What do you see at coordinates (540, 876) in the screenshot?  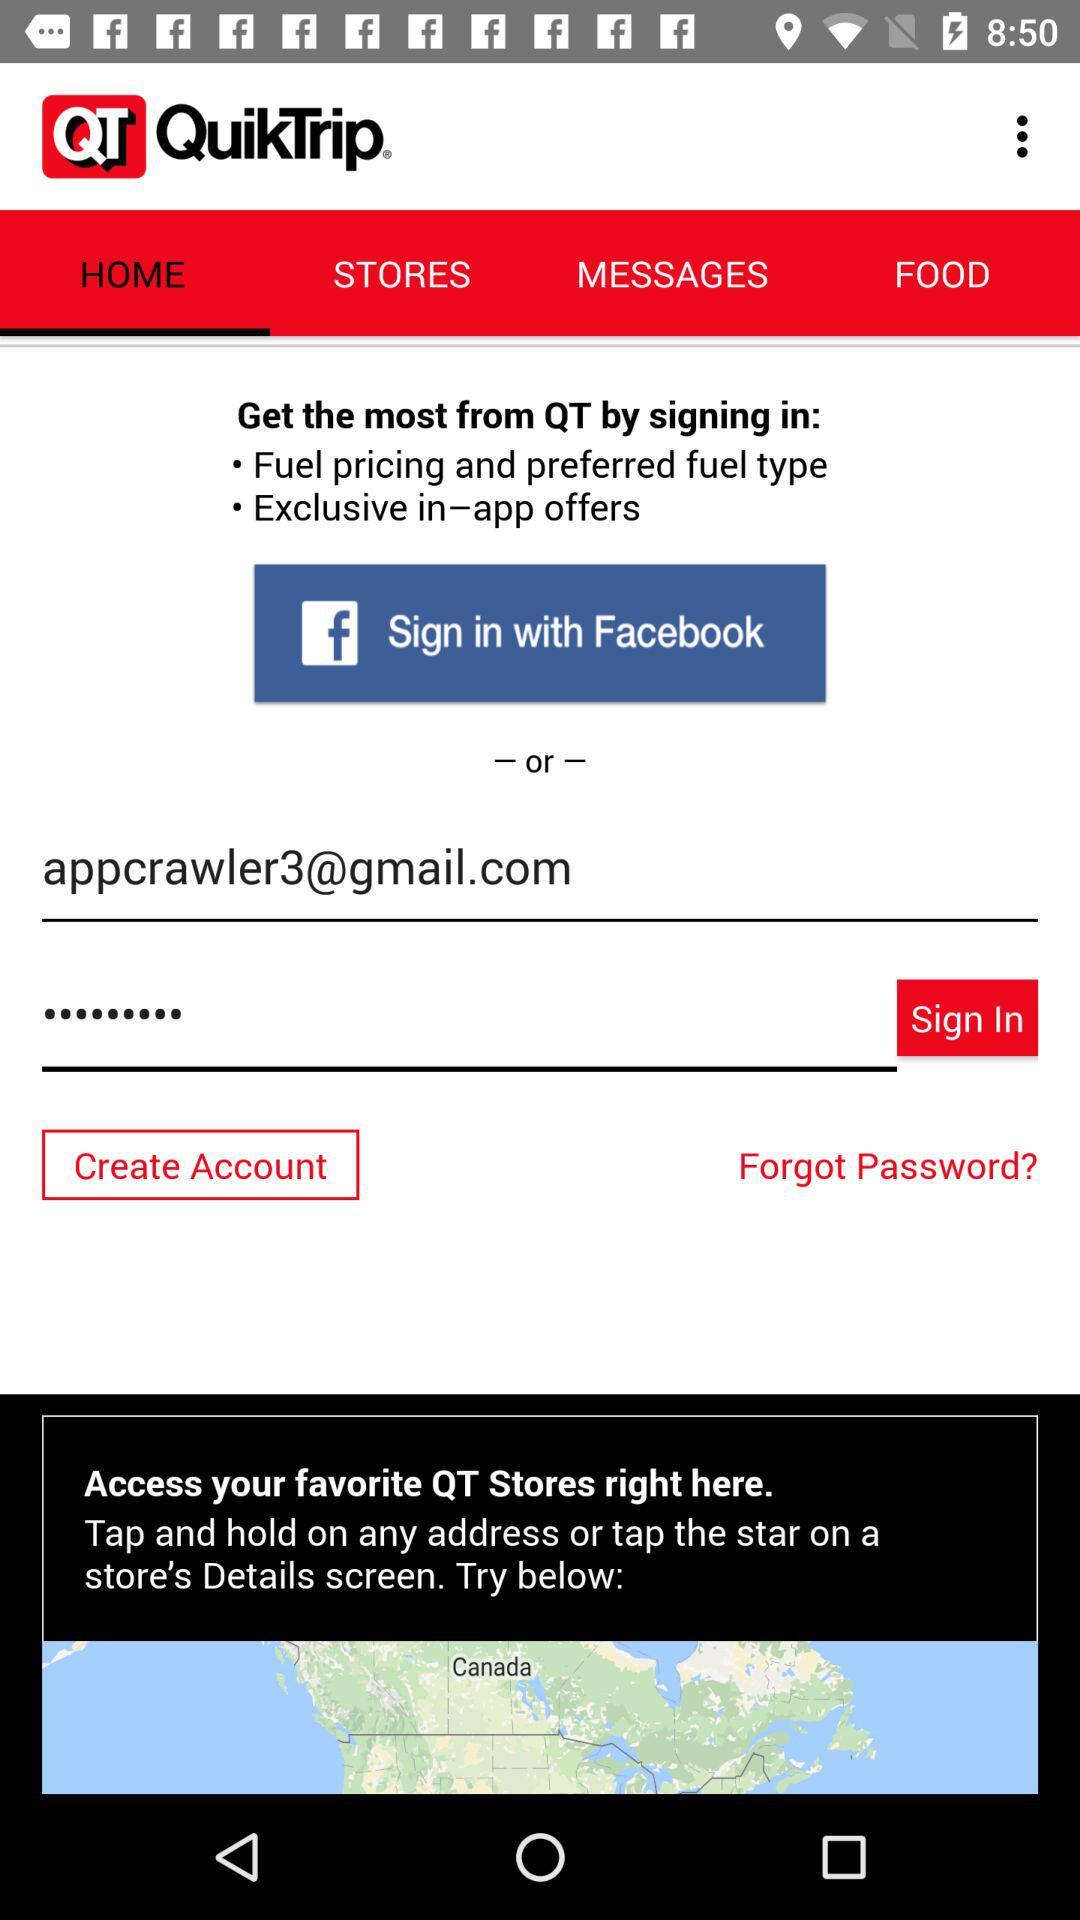 I see `the appcrawler3@gmail.com item` at bounding box center [540, 876].